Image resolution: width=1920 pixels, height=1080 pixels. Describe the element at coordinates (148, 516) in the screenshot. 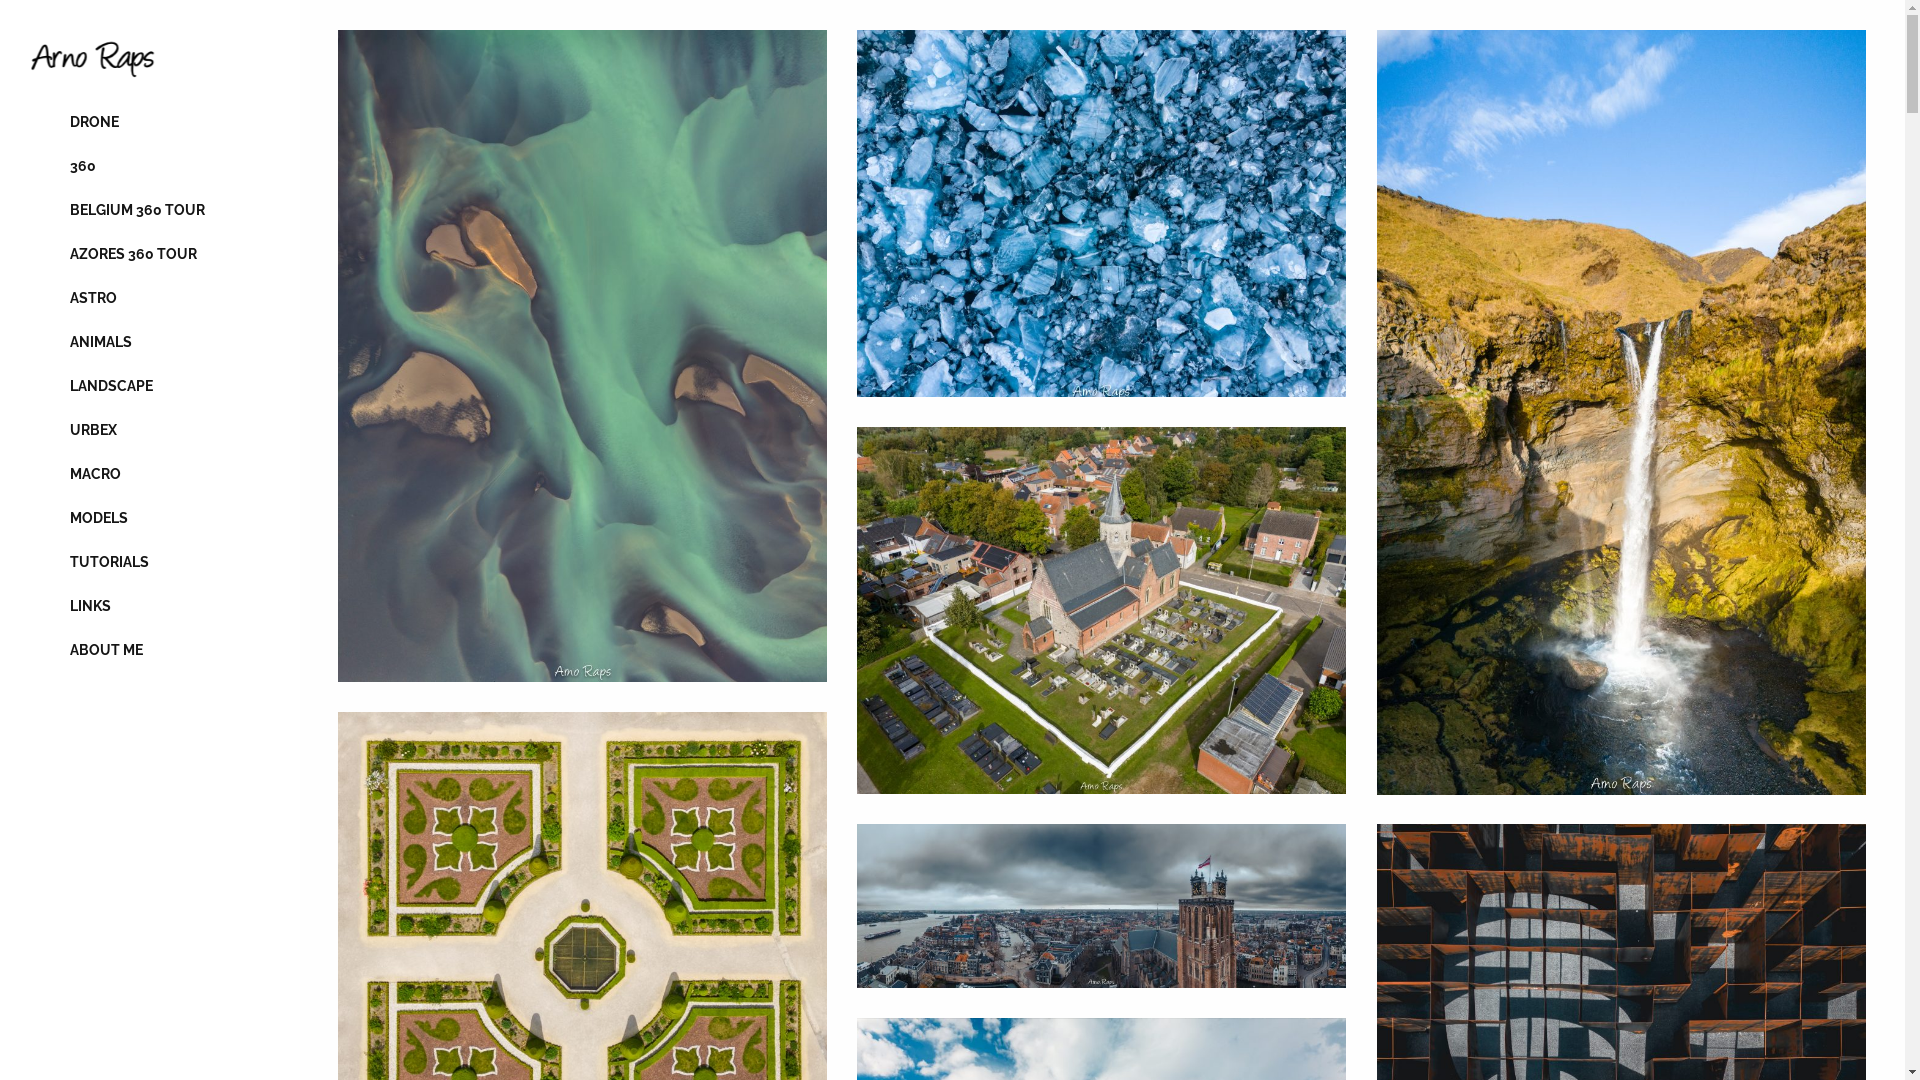

I see `'MODELS'` at that location.